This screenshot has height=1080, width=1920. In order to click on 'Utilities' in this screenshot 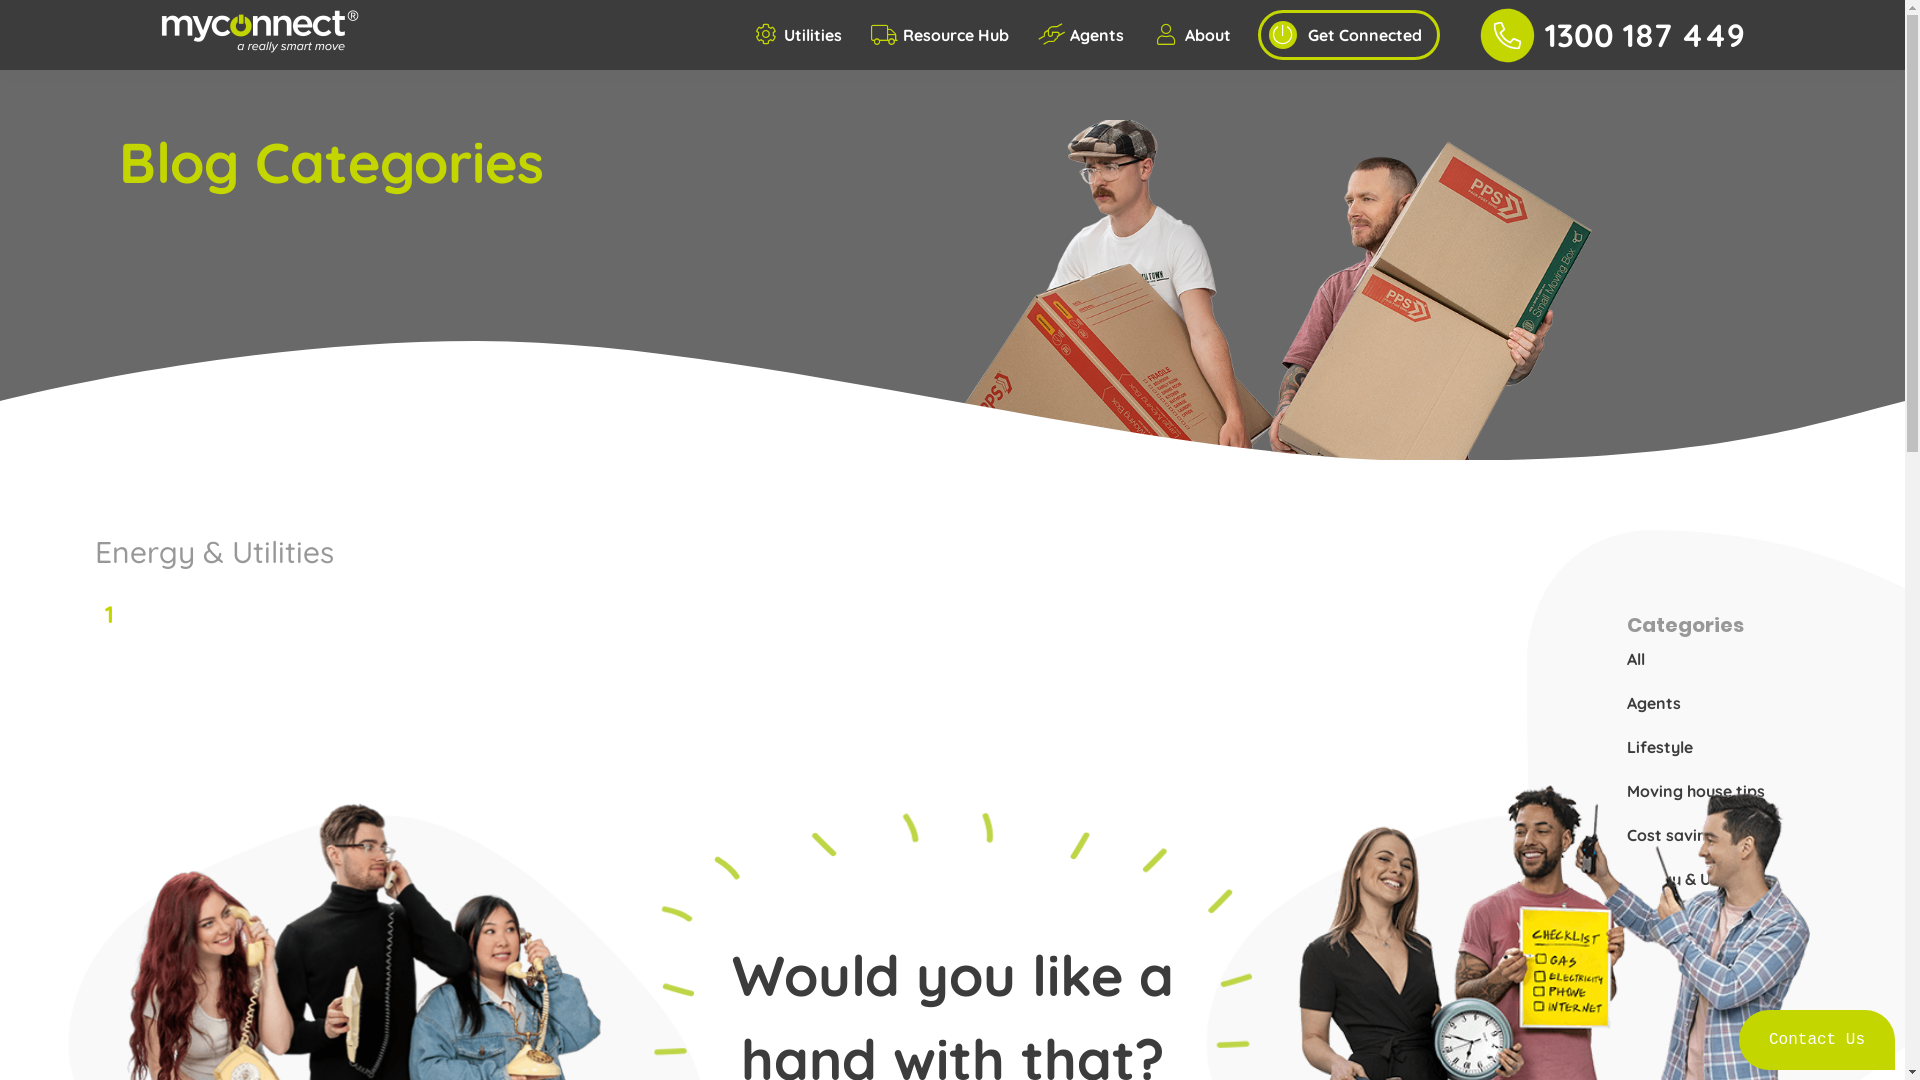, I will do `click(798, 34)`.